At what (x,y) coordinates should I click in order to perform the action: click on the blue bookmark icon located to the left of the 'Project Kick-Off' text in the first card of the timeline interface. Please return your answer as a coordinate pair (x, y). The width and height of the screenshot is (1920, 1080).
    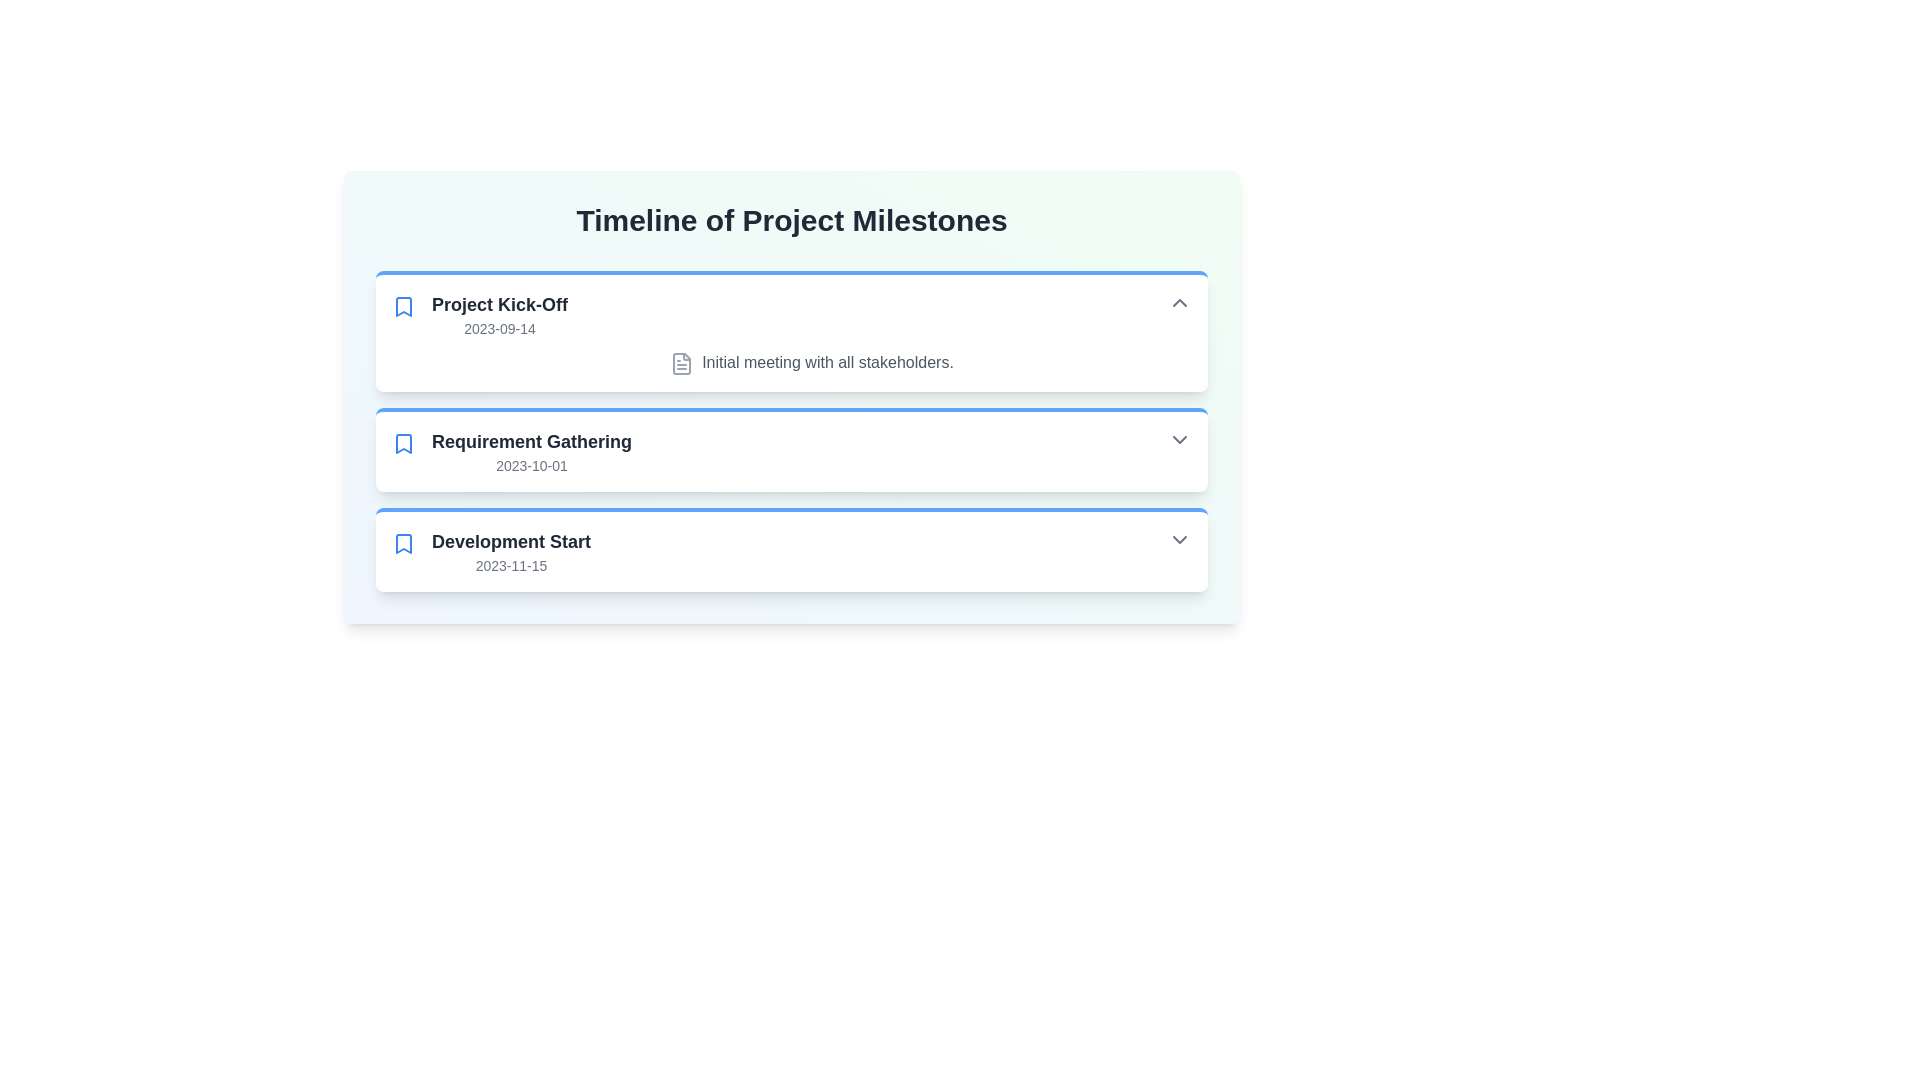
    Looking at the image, I should click on (402, 307).